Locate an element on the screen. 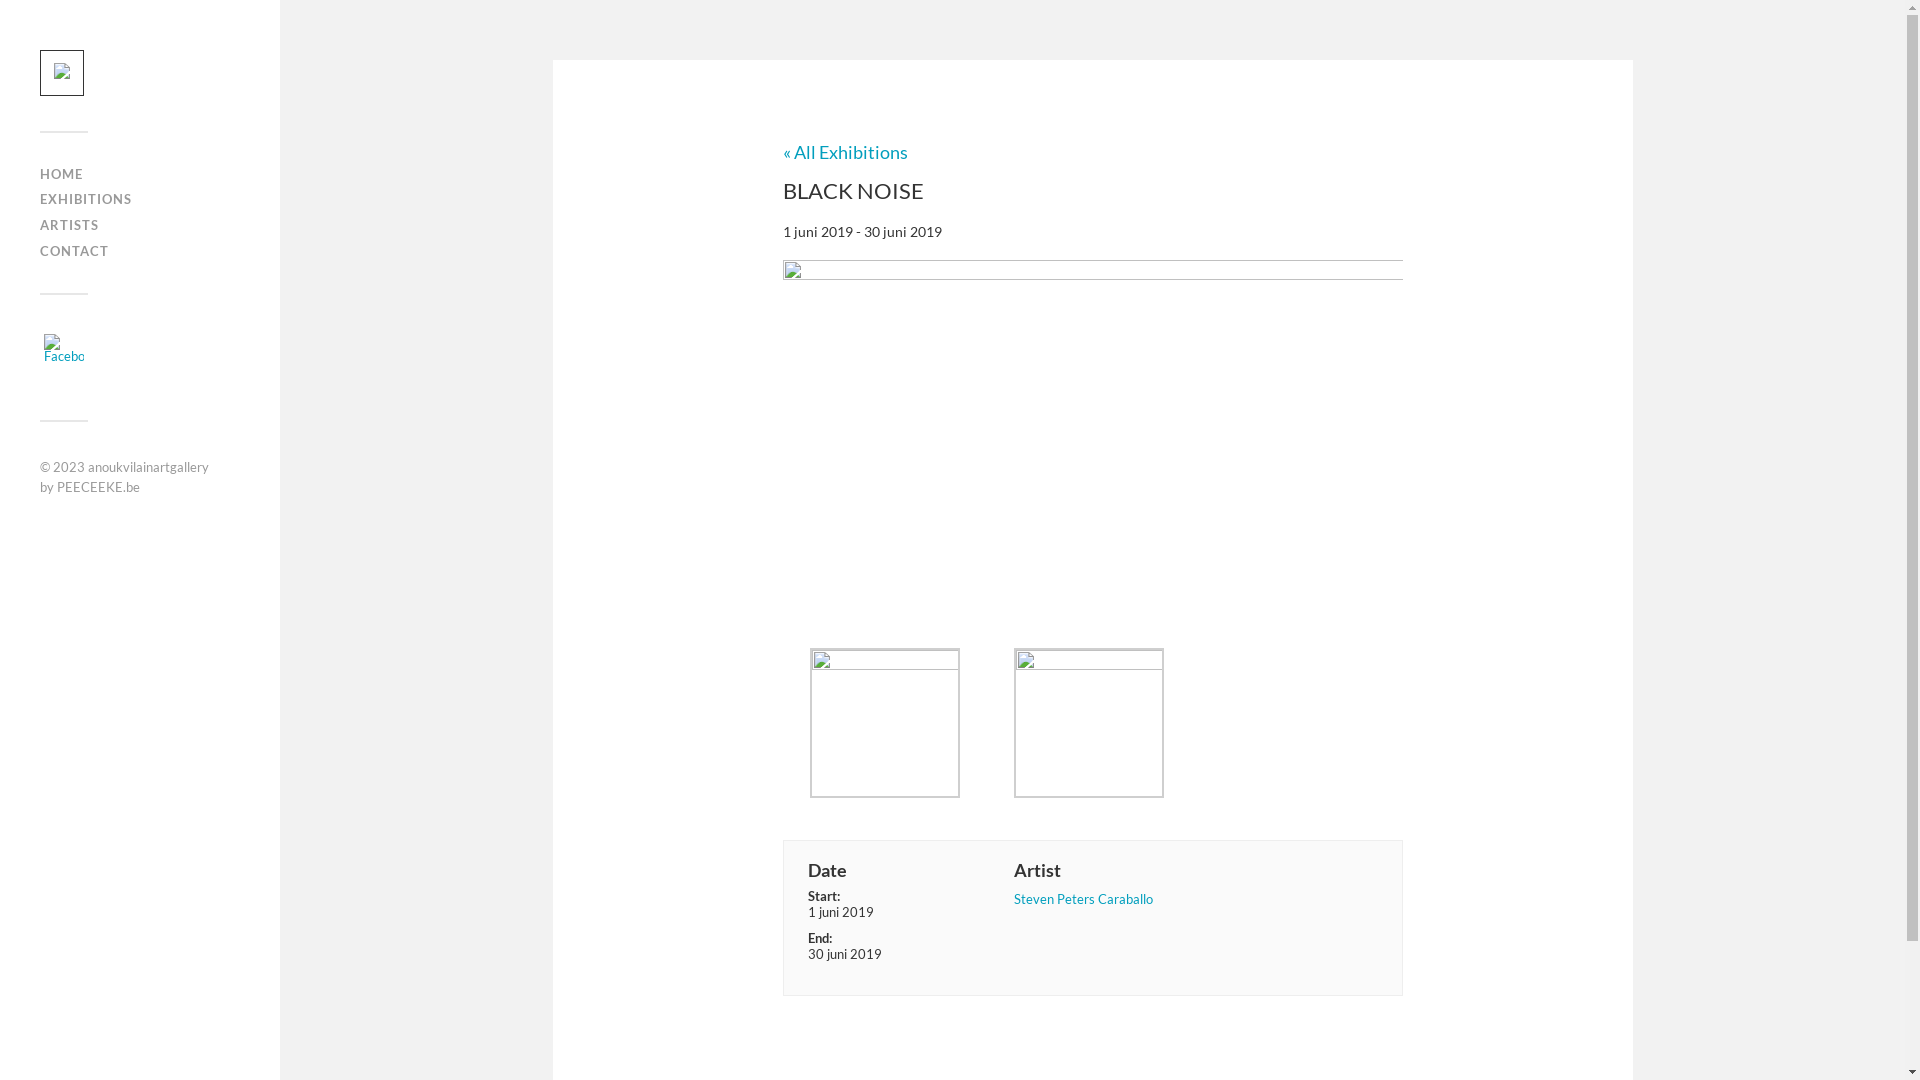 Image resolution: width=1920 pixels, height=1080 pixels. 'ARTISTS' is located at coordinates (69, 224).